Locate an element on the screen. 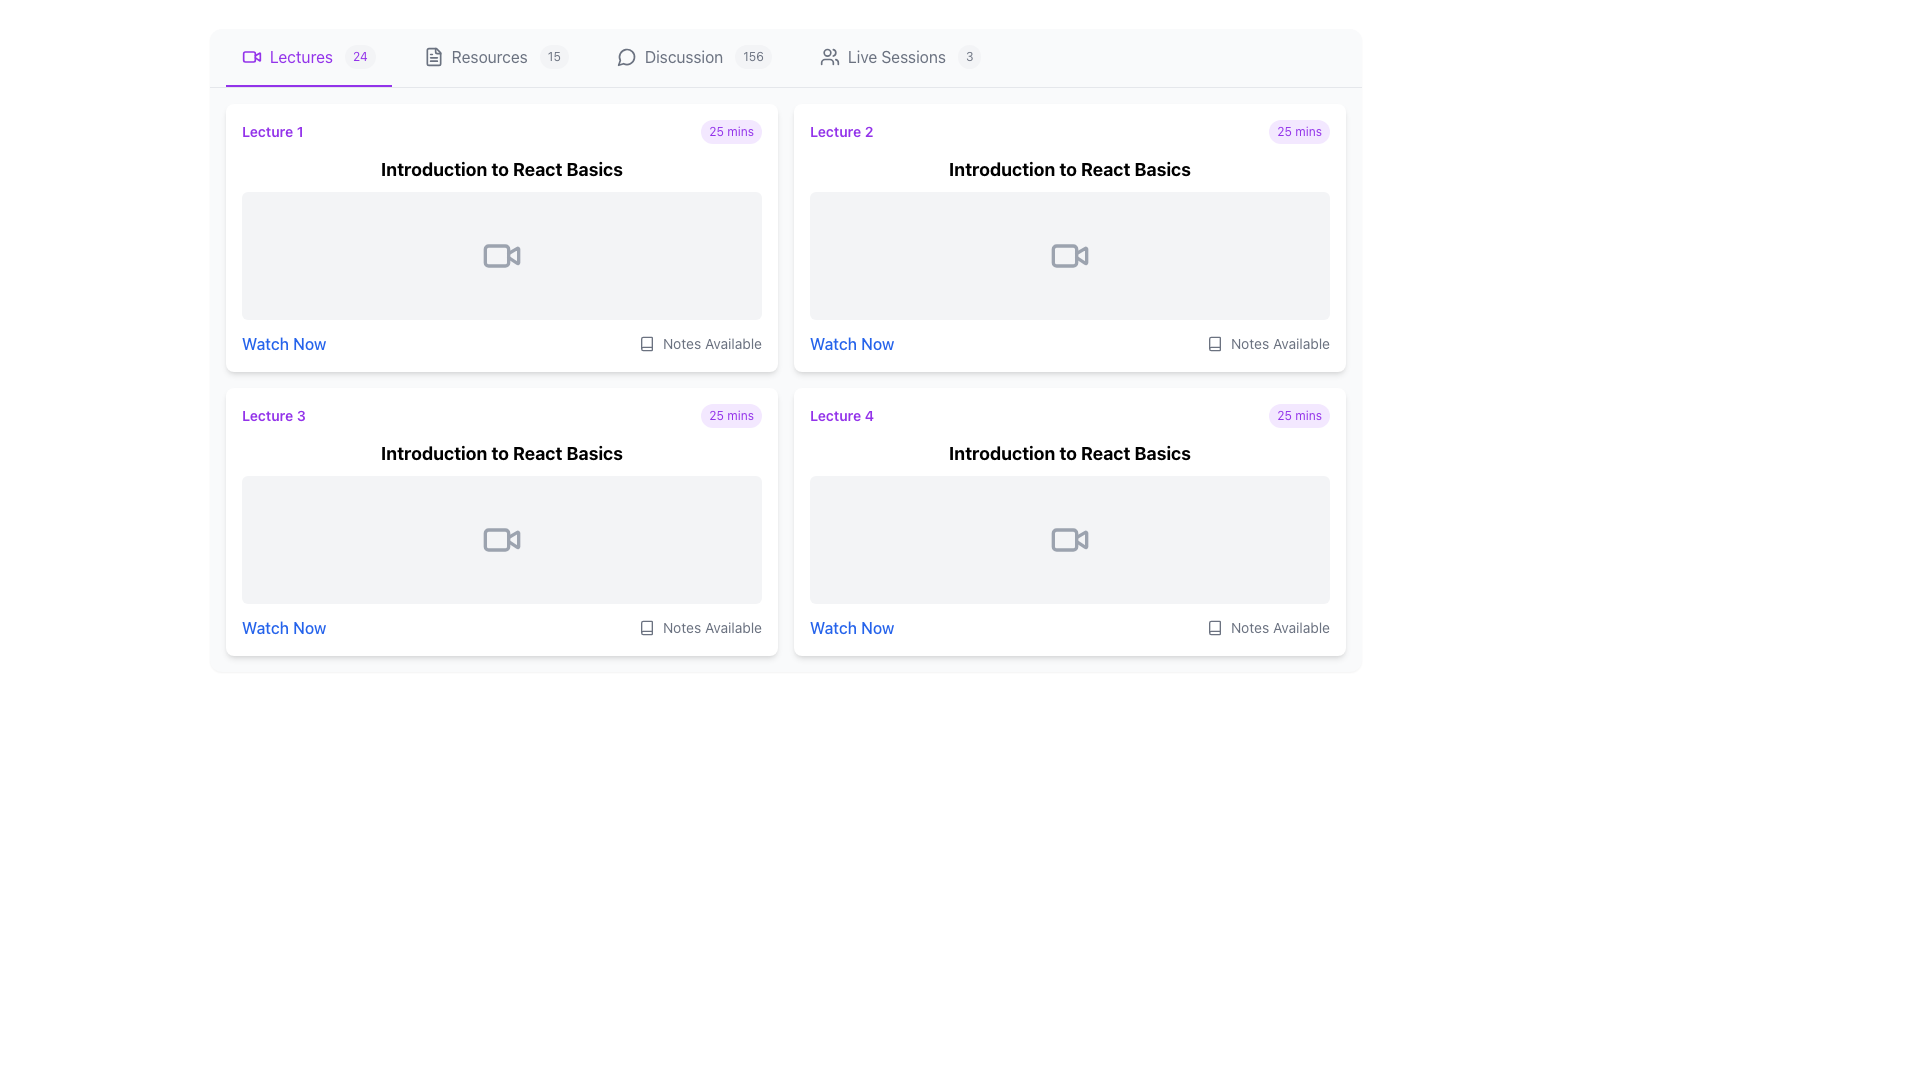  the 'Notes Available' label with a book icon located in the bottom-right portion of the first lecture card, adjacent to the 'Watch Now' button is located at coordinates (700, 342).